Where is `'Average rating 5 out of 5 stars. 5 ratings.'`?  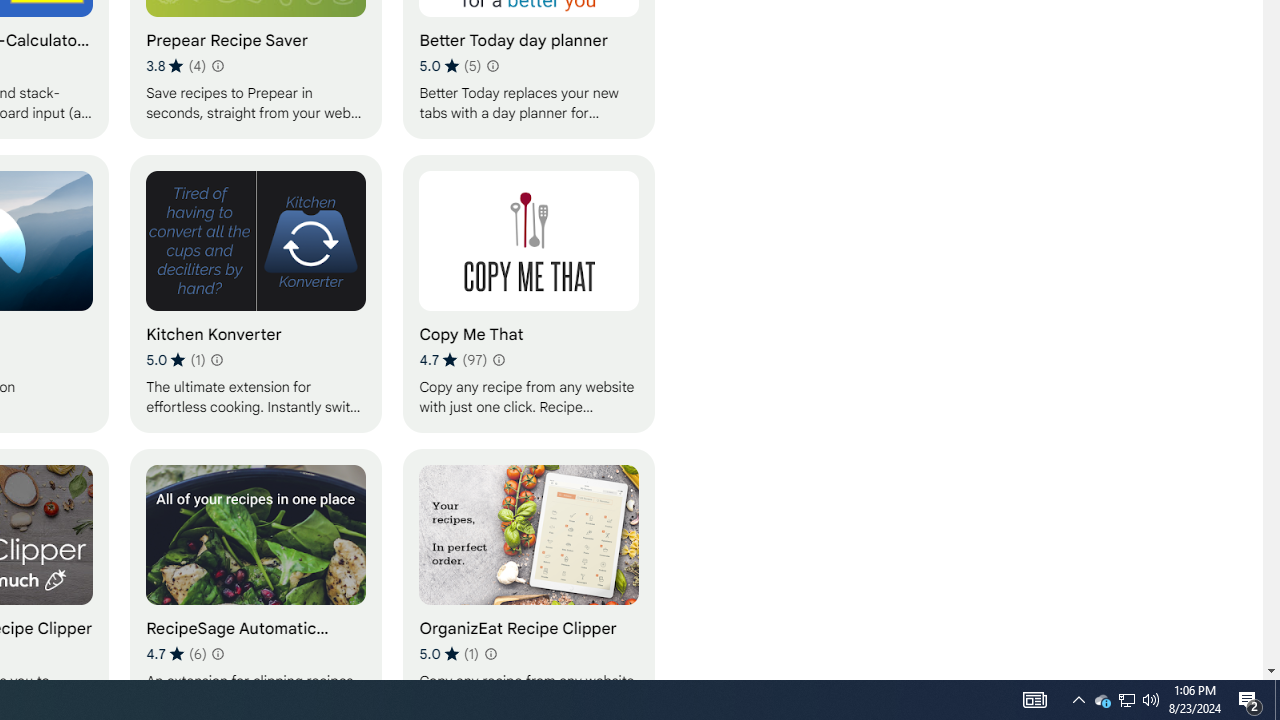
'Average rating 5 out of 5 stars. 5 ratings.' is located at coordinates (449, 65).